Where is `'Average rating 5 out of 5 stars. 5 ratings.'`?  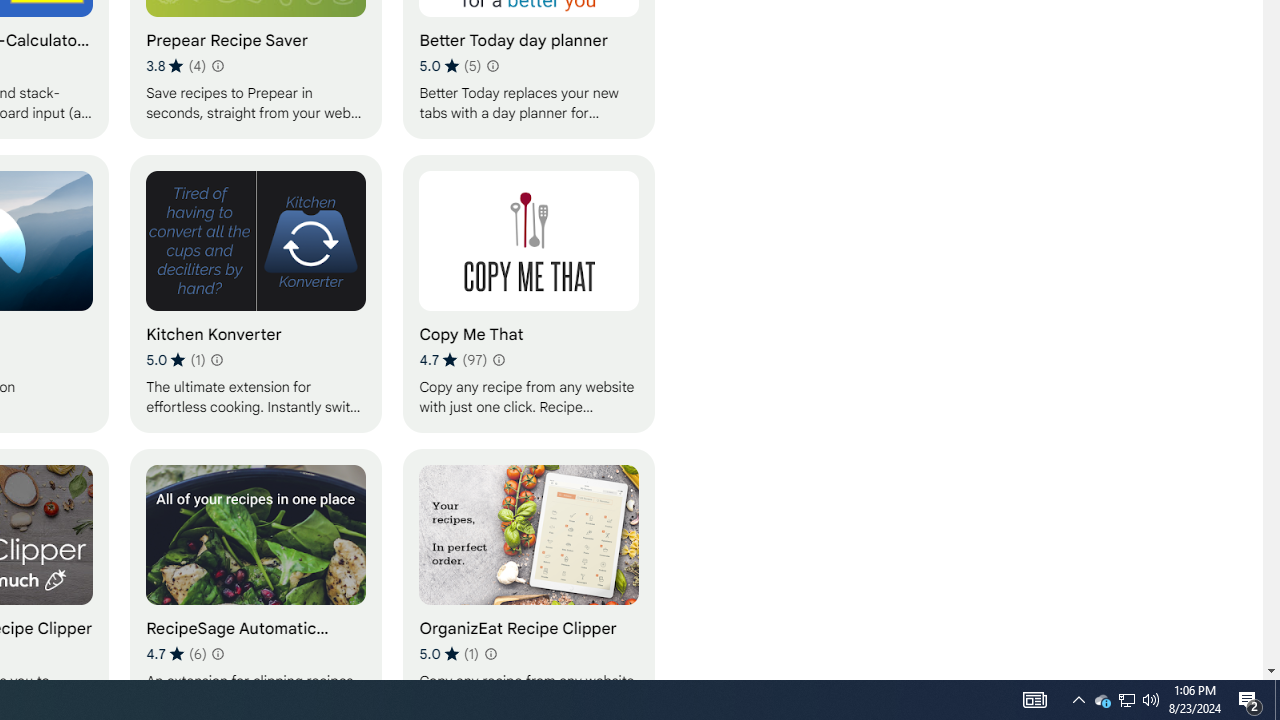
'Average rating 5 out of 5 stars. 5 ratings.' is located at coordinates (449, 65).